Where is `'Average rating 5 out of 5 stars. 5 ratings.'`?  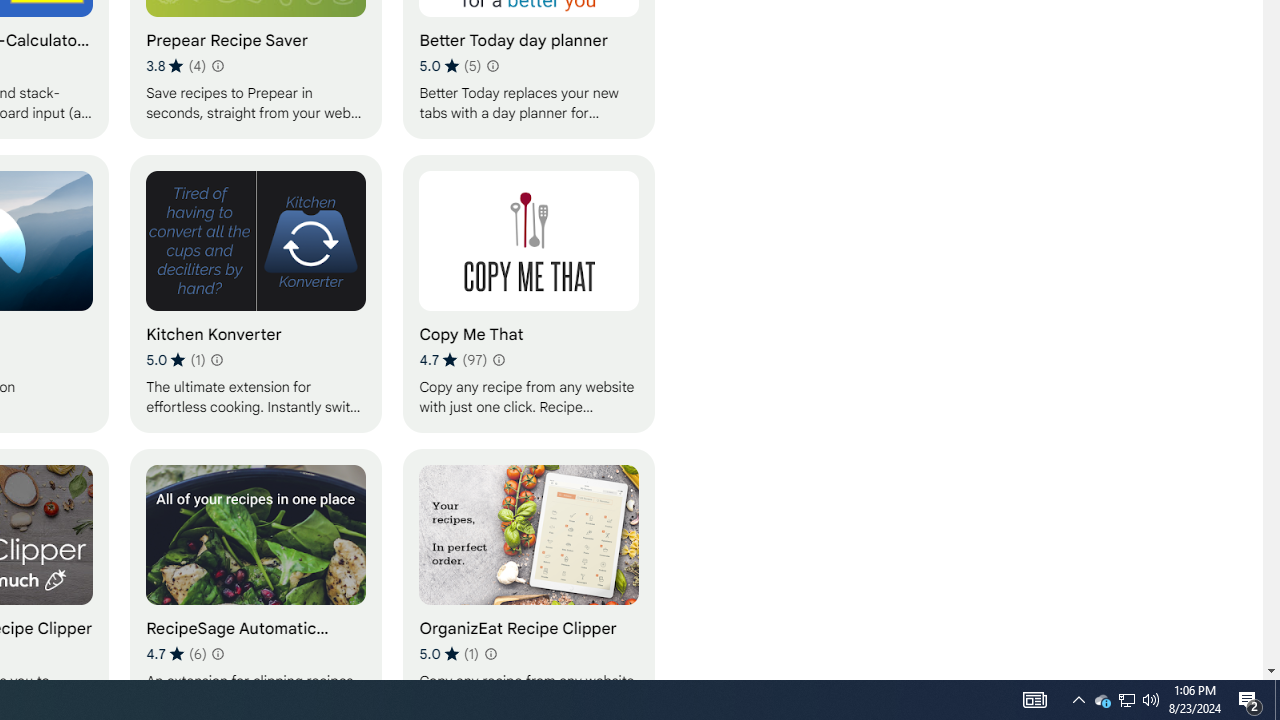
'Average rating 5 out of 5 stars. 5 ratings.' is located at coordinates (449, 65).